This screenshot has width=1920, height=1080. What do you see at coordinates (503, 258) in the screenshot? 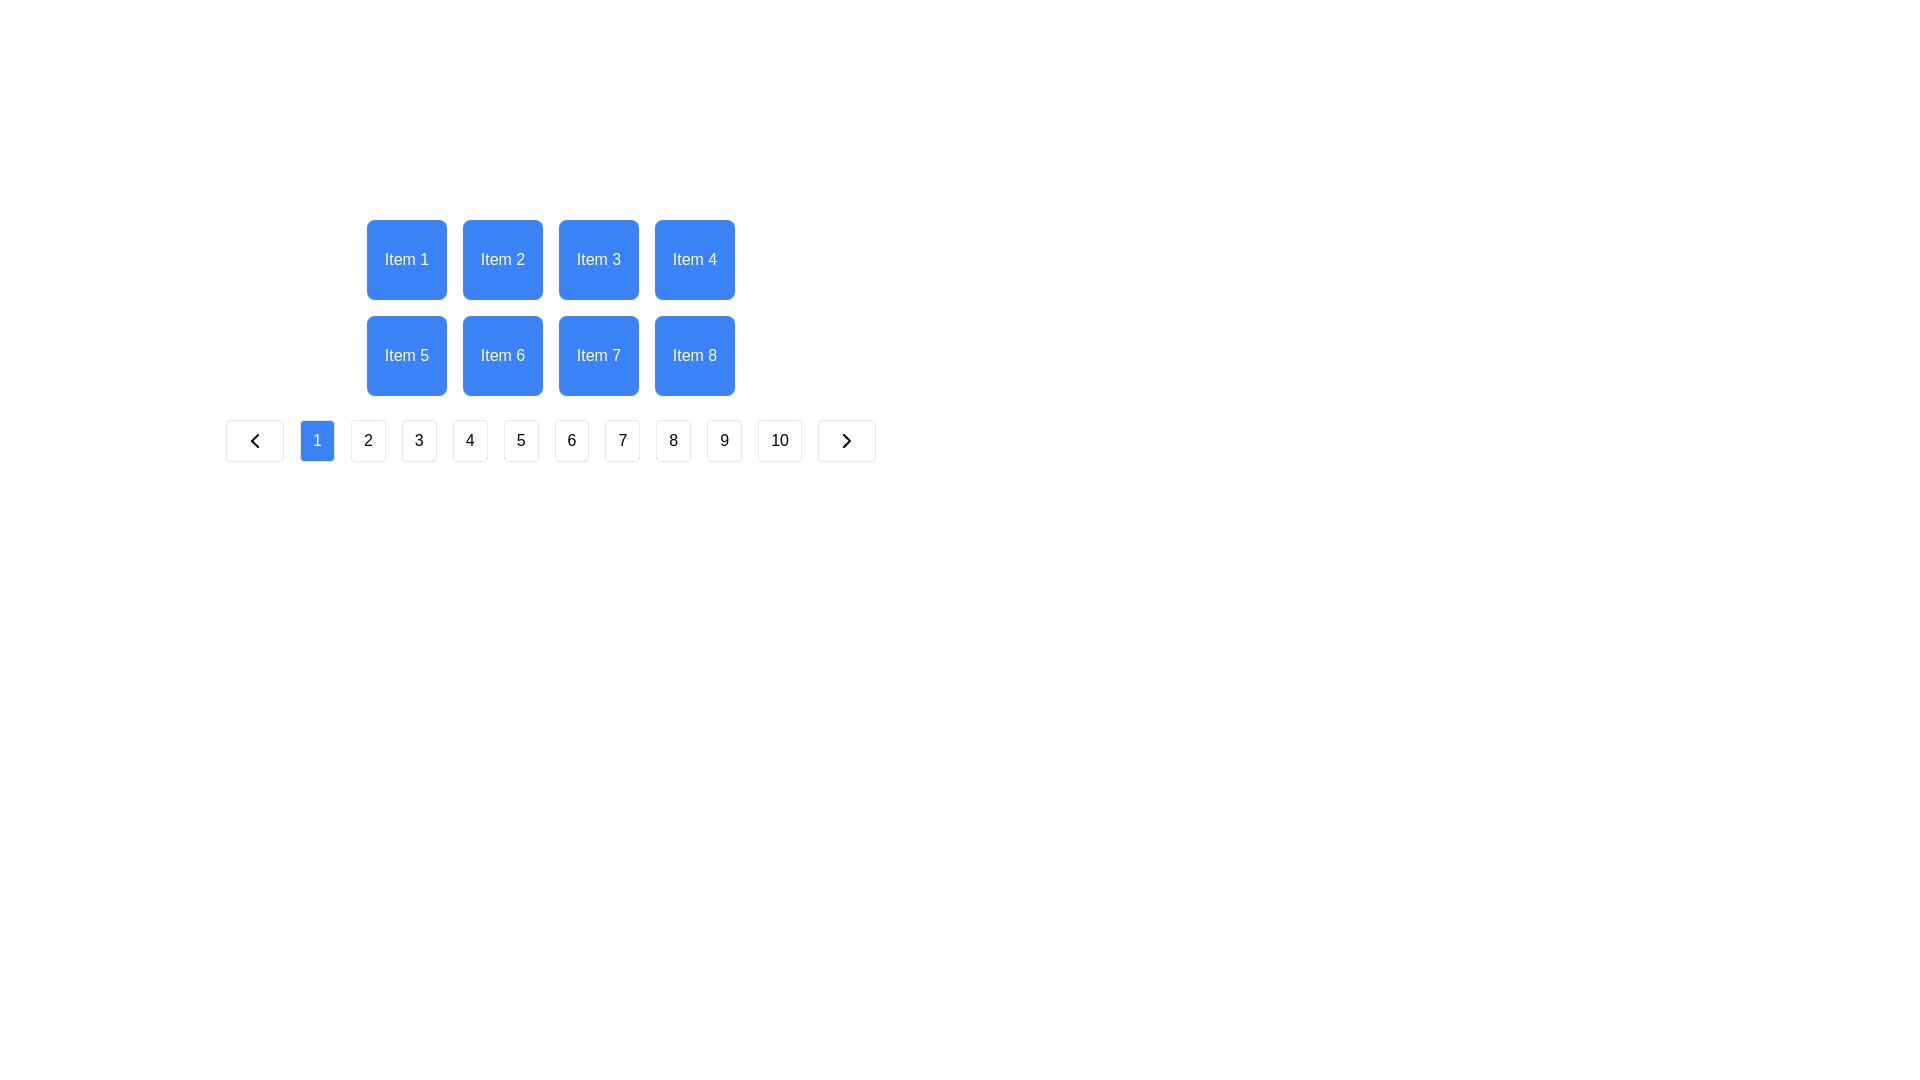
I see `the static display block labeled 'Item 2' located in the first row, second column of the grid` at bounding box center [503, 258].